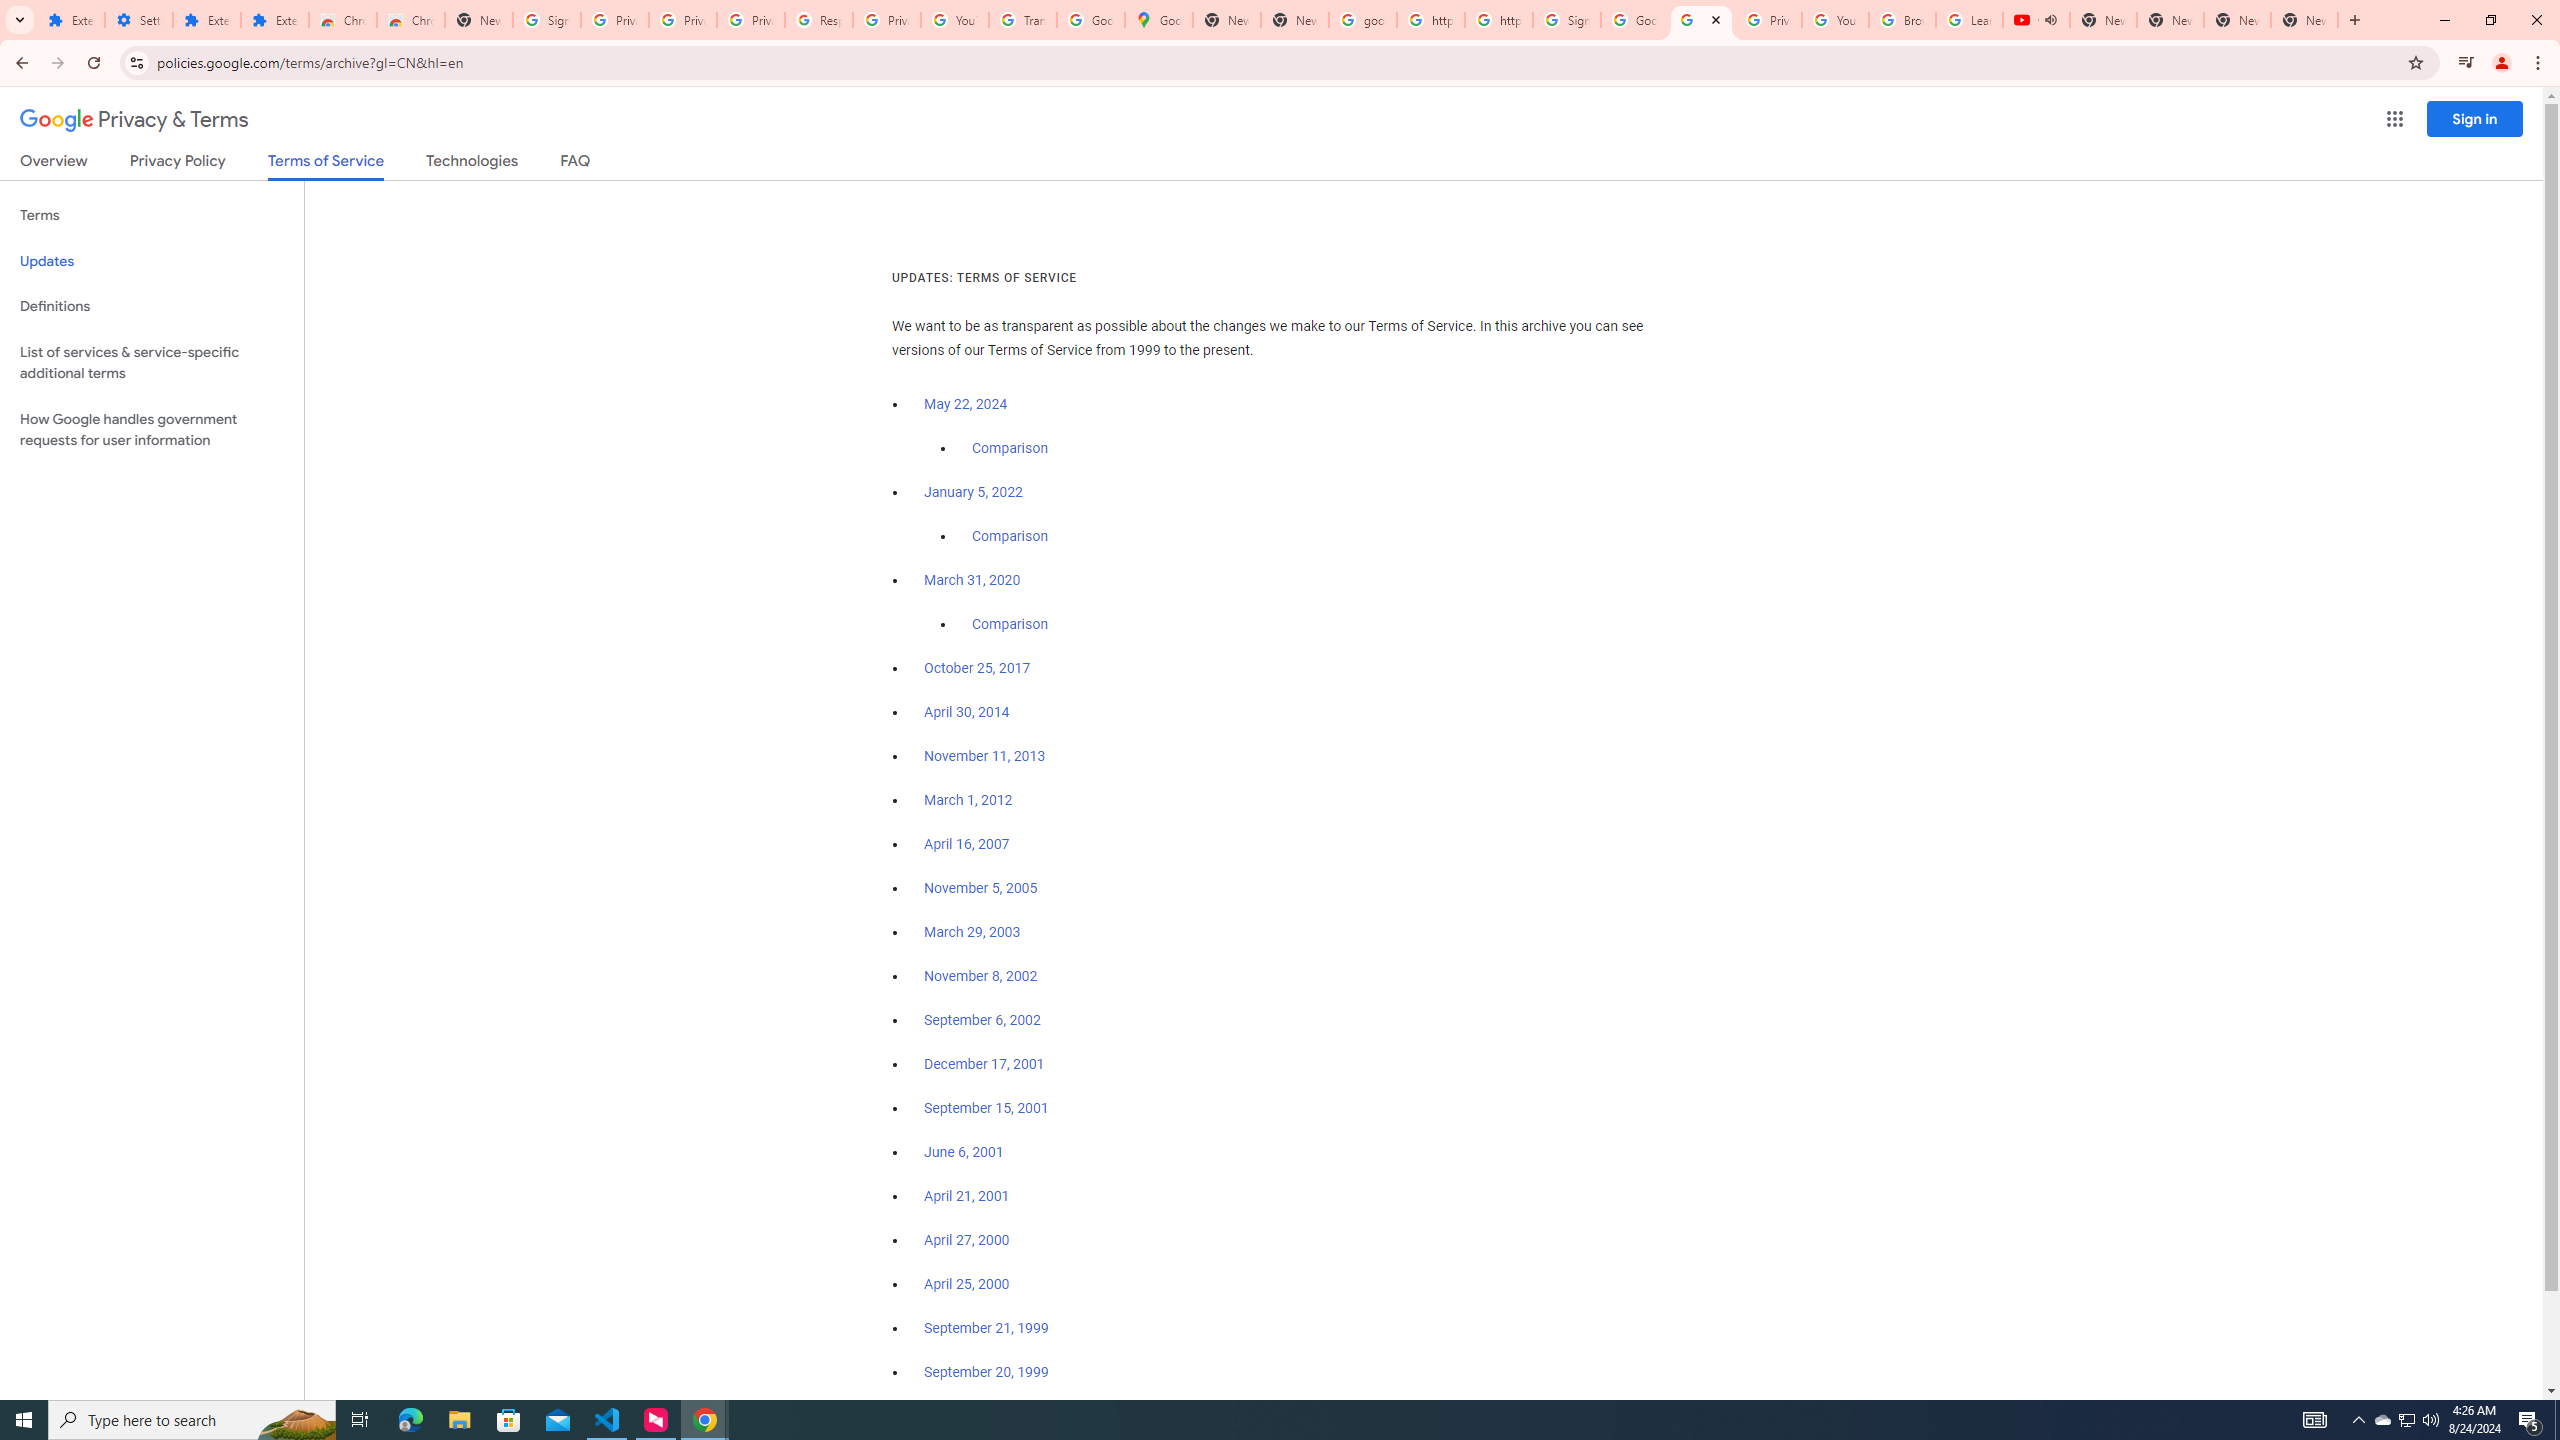  Describe the element at coordinates (151, 361) in the screenshot. I see `'List of services & service-specific additional terms'` at that location.